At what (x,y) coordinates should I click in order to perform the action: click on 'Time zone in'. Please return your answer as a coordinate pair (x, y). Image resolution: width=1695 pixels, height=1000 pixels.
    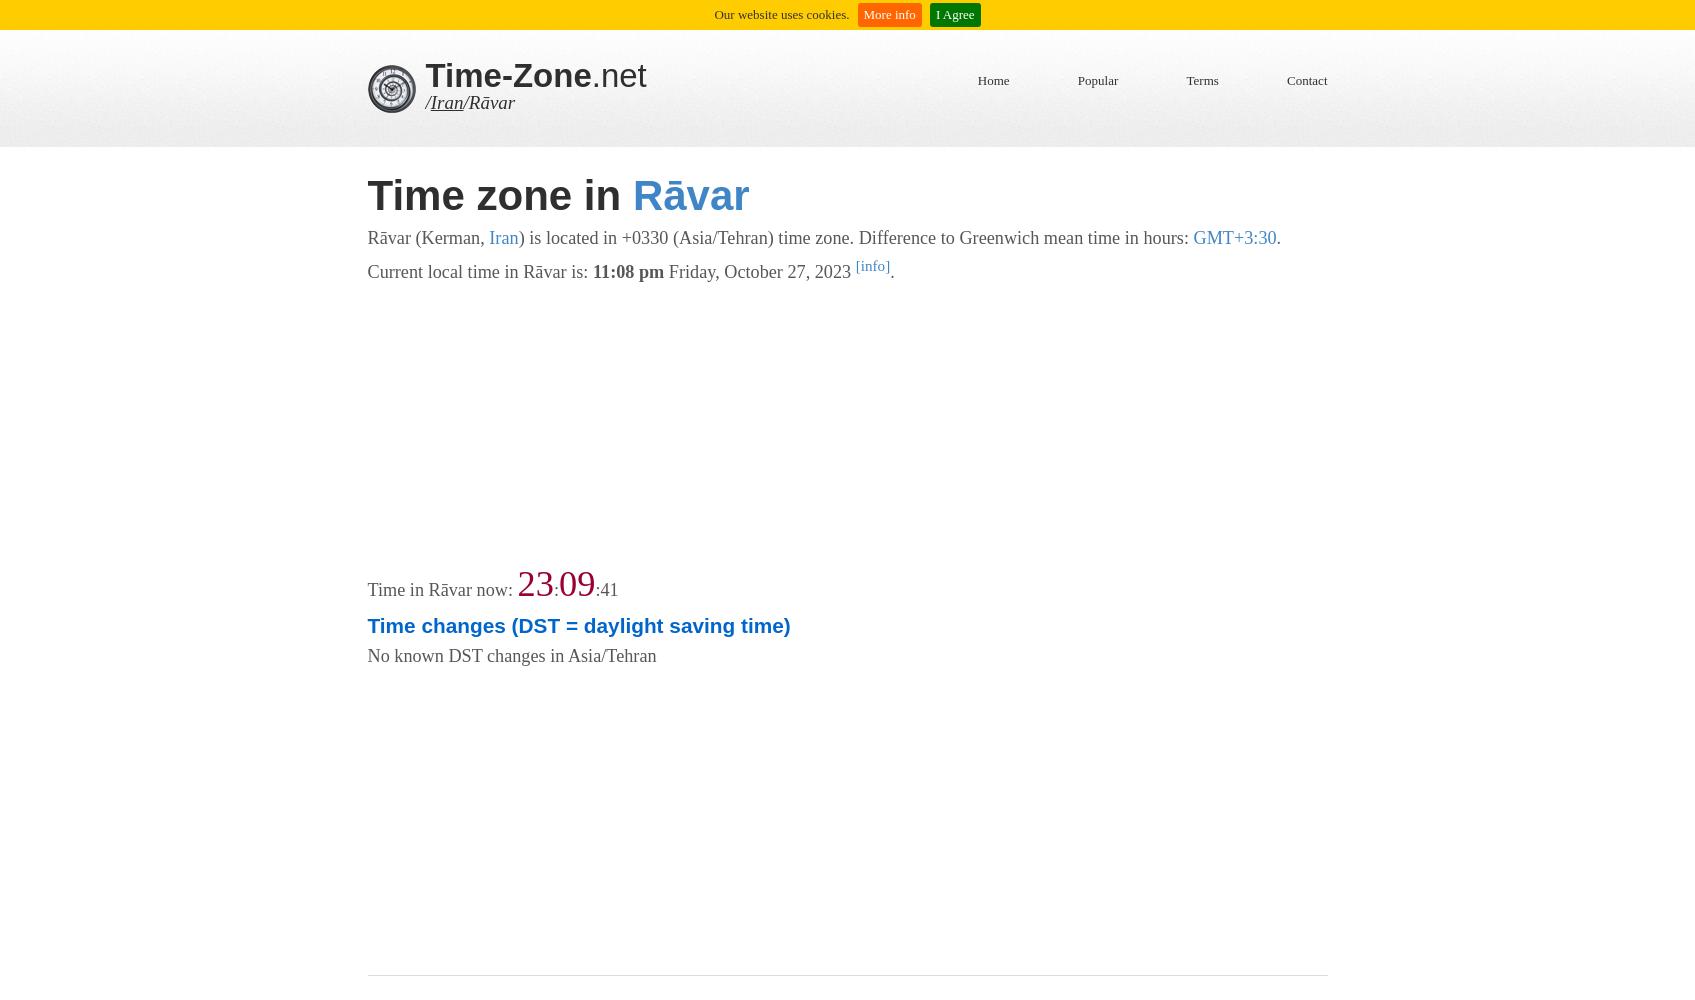
    Looking at the image, I should click on (498, 194).